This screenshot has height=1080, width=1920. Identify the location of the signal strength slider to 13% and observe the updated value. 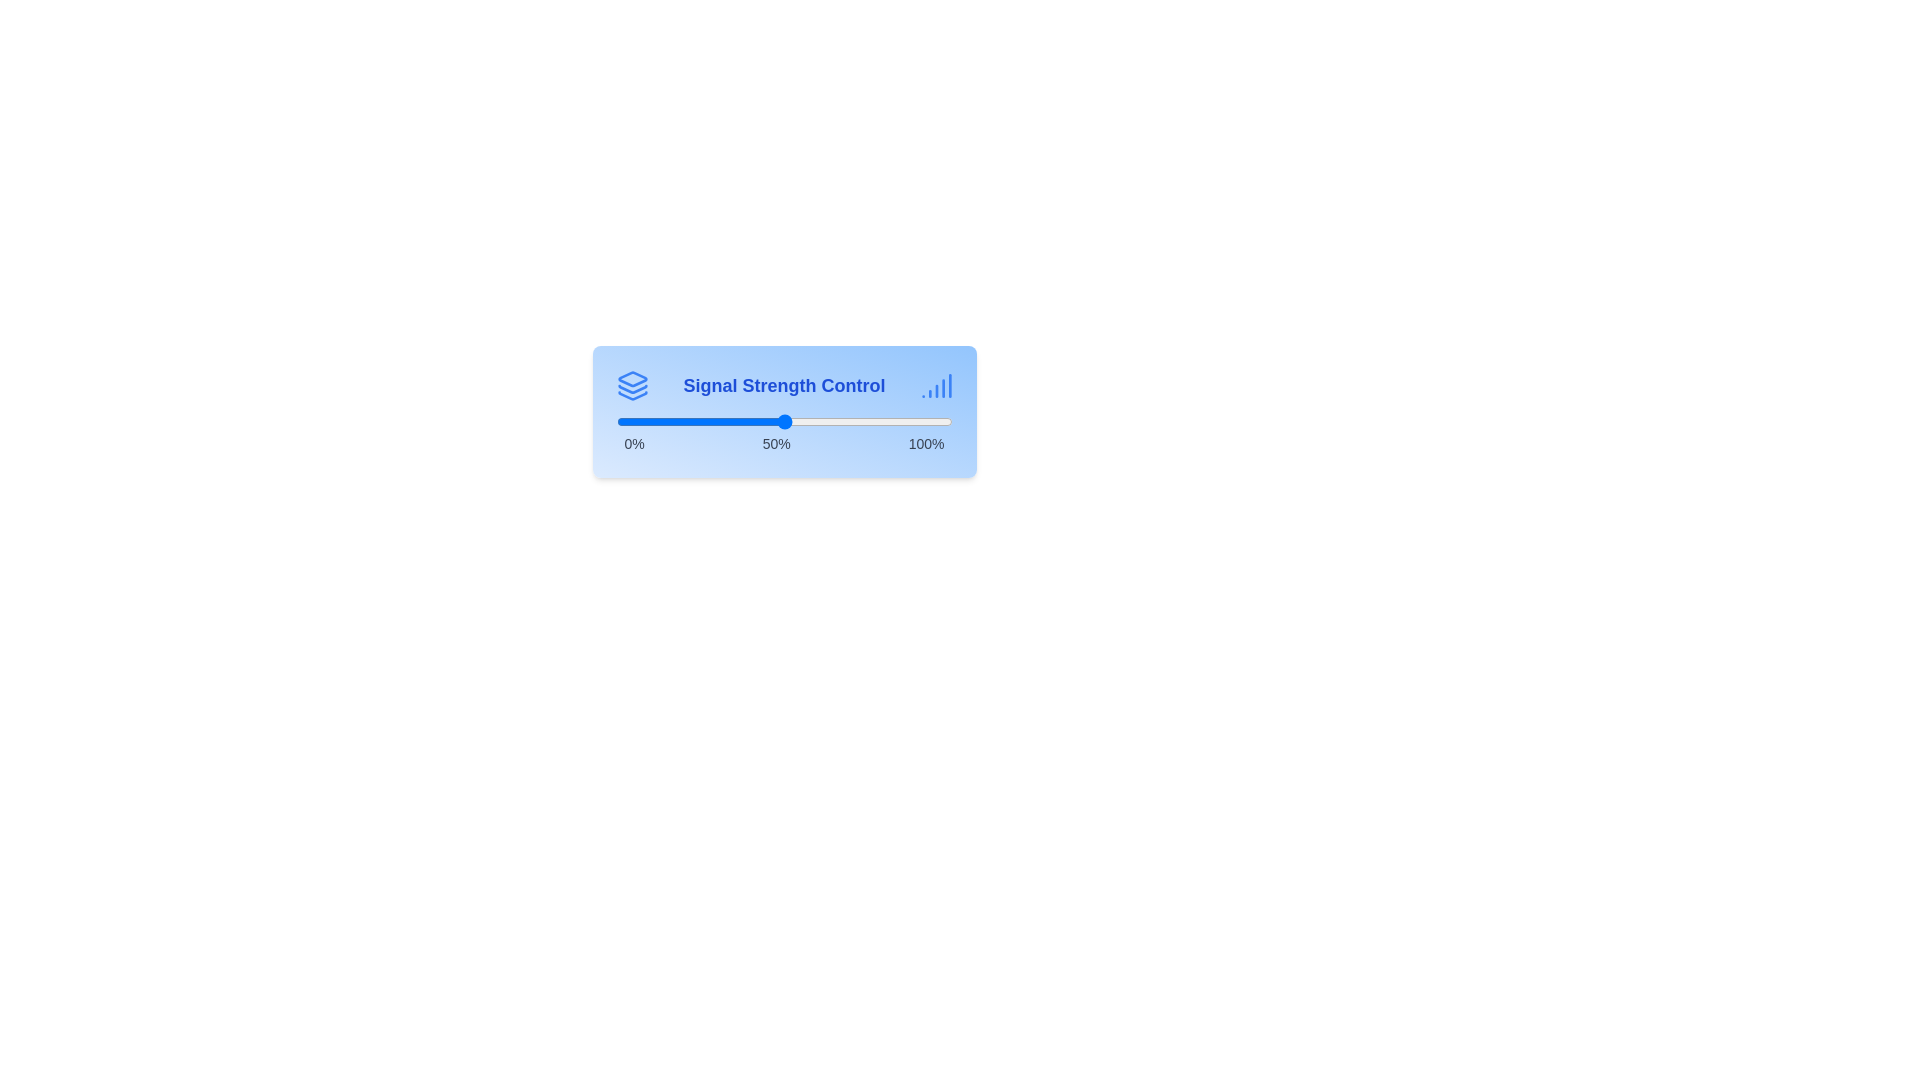
(660, 420).